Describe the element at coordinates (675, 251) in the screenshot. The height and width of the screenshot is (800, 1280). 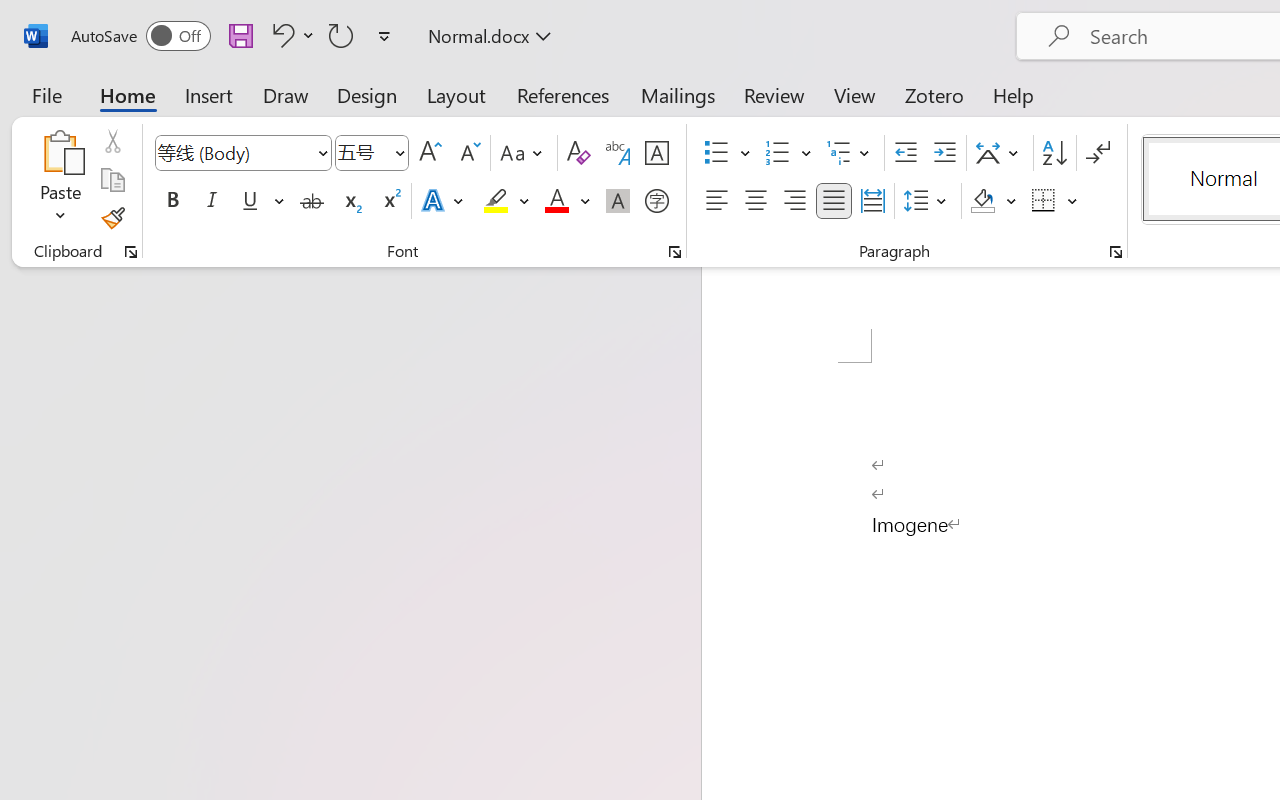
I see `'Font...'` at that location.